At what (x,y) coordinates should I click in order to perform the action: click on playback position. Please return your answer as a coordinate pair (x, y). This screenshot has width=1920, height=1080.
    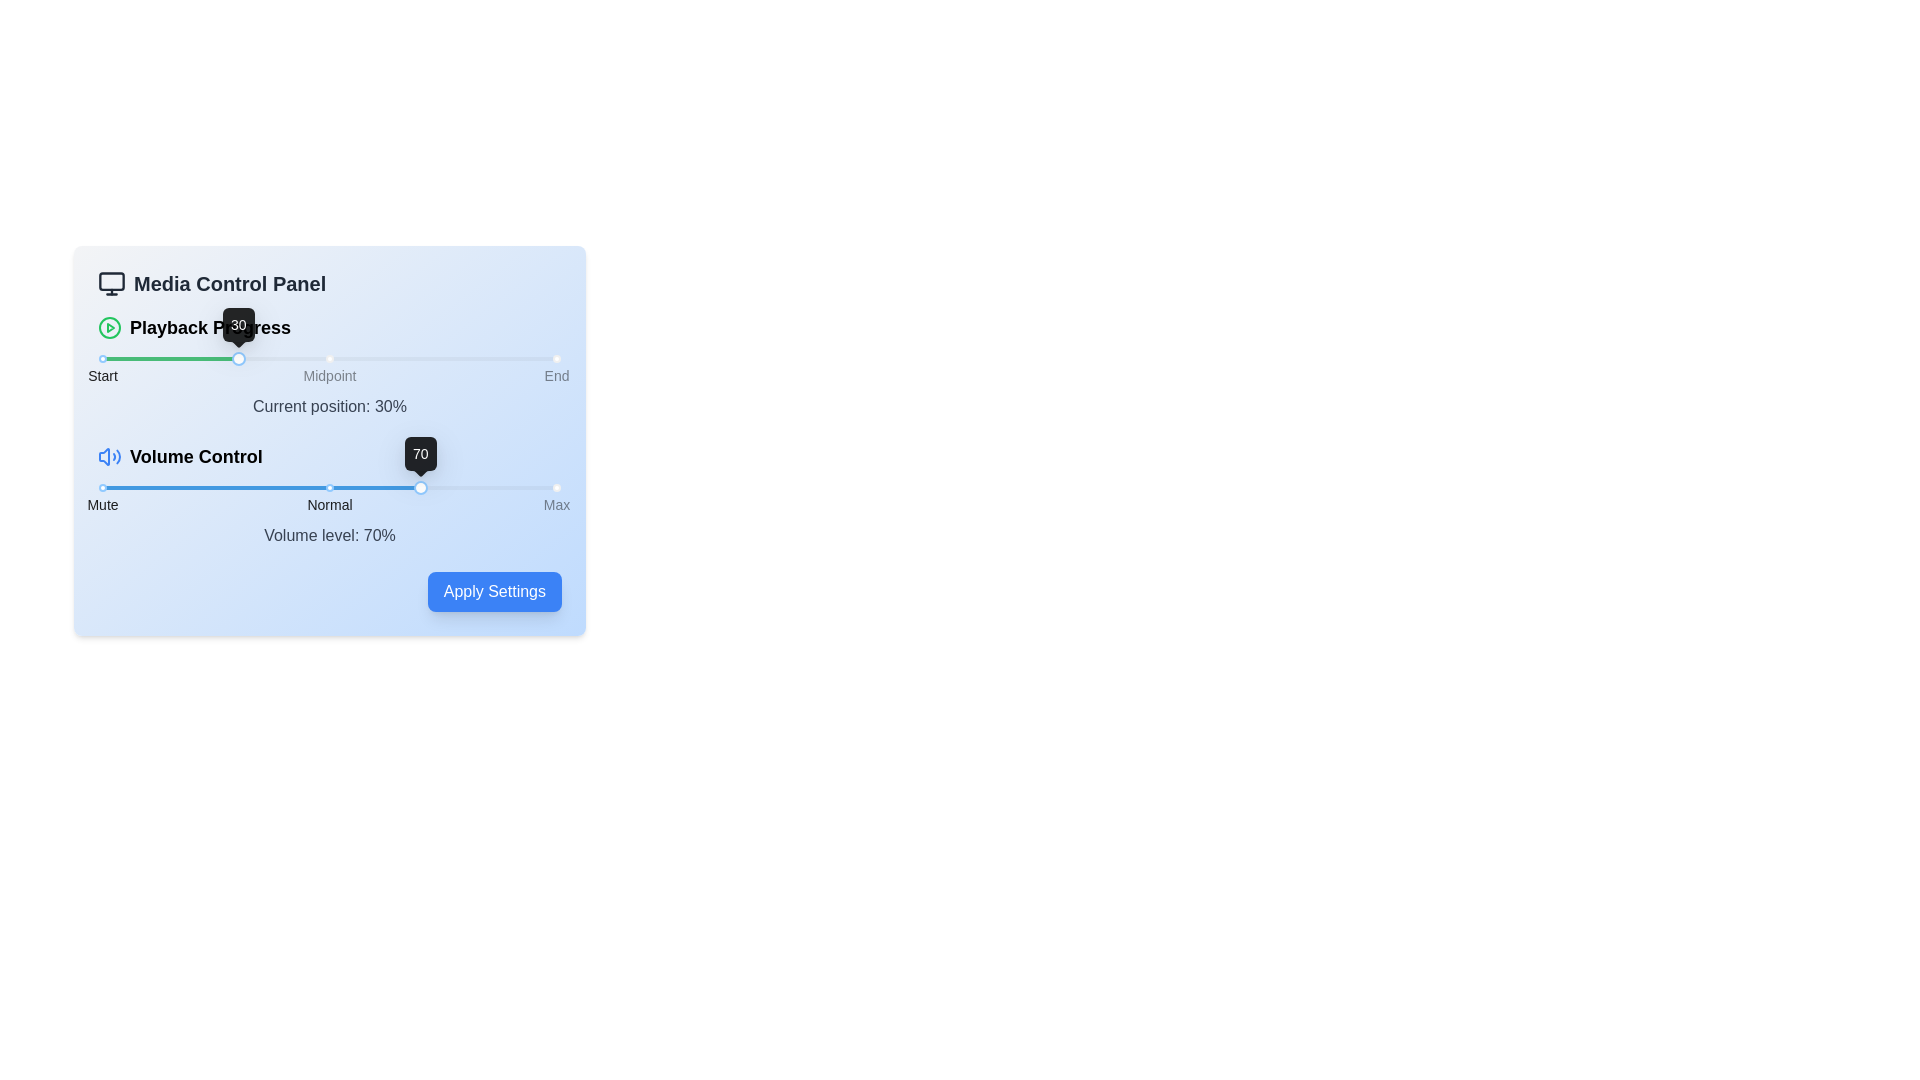
    Looking at the image, I should click on (525, 357).